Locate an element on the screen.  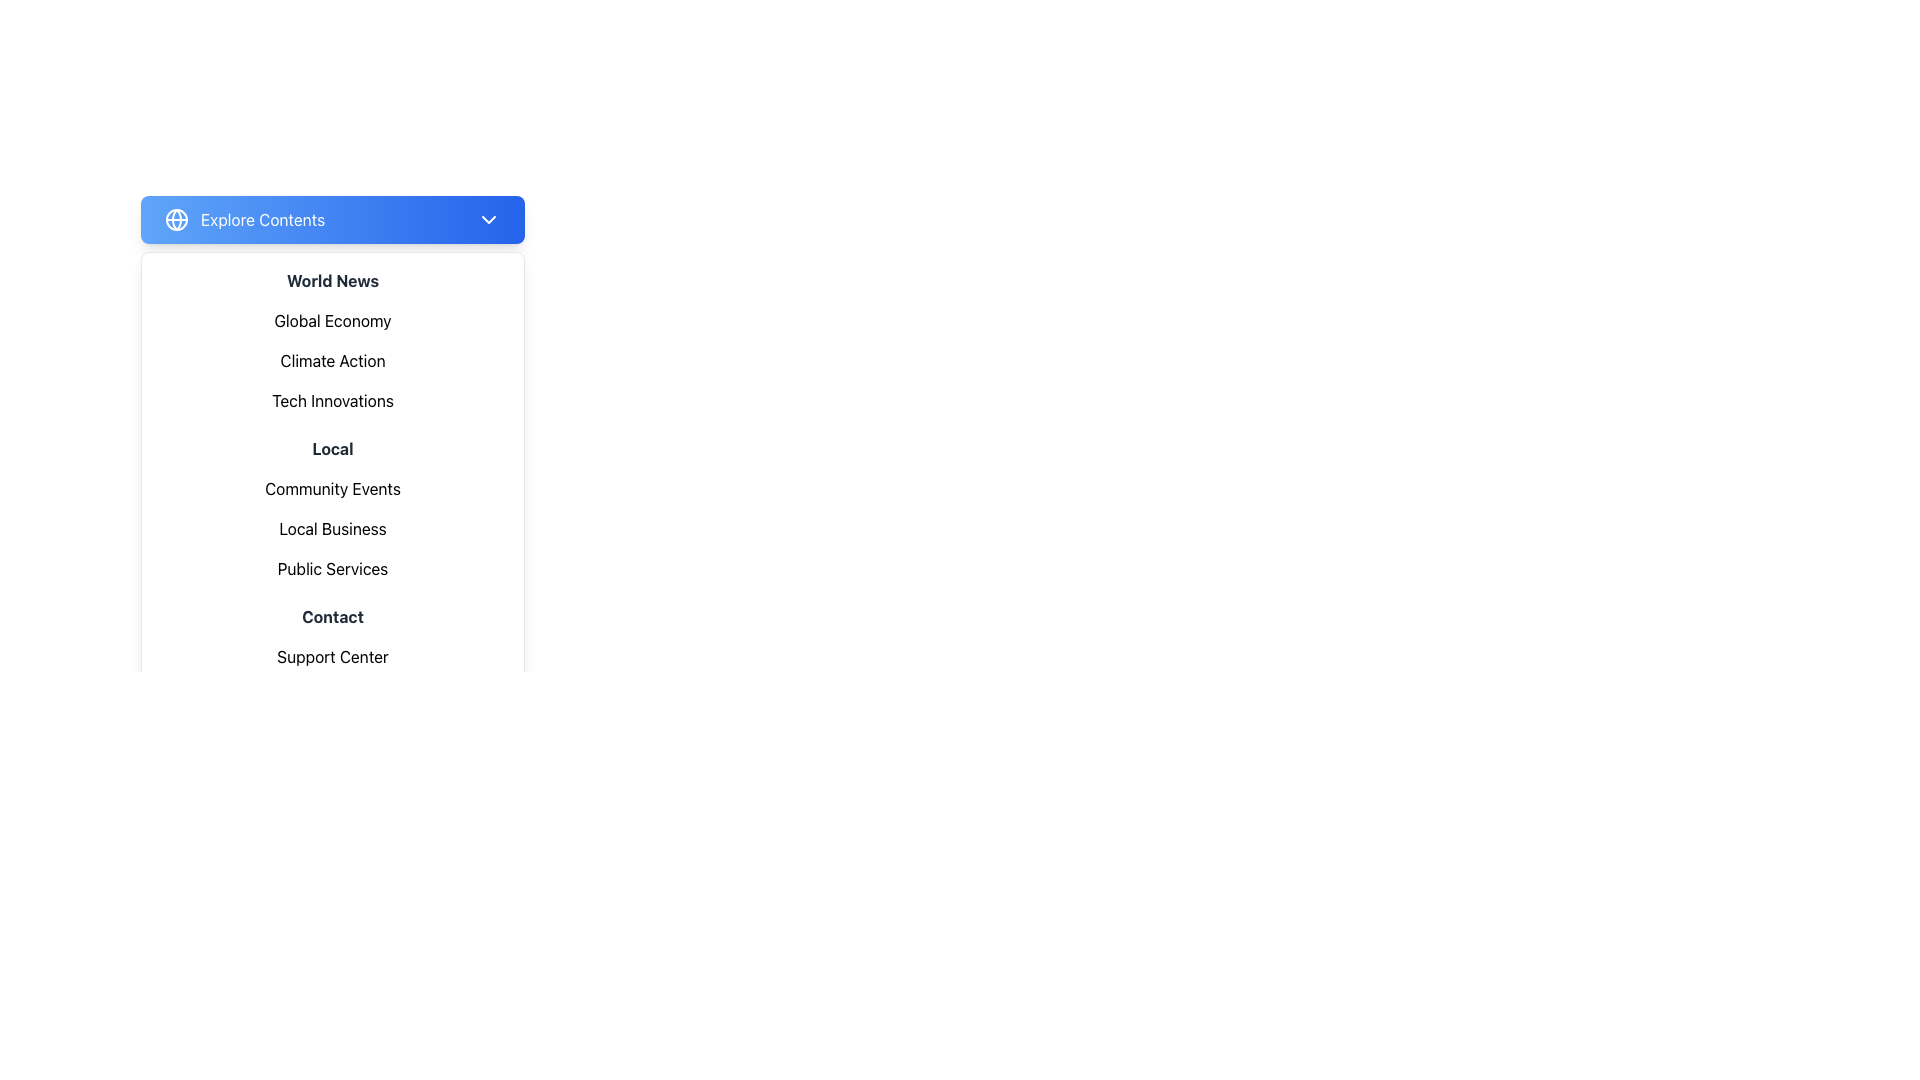
the static text 'World News' which is positioned at the top of the dropdown menu under the header 'Explore Contents' is located at coordinates (332, 281).